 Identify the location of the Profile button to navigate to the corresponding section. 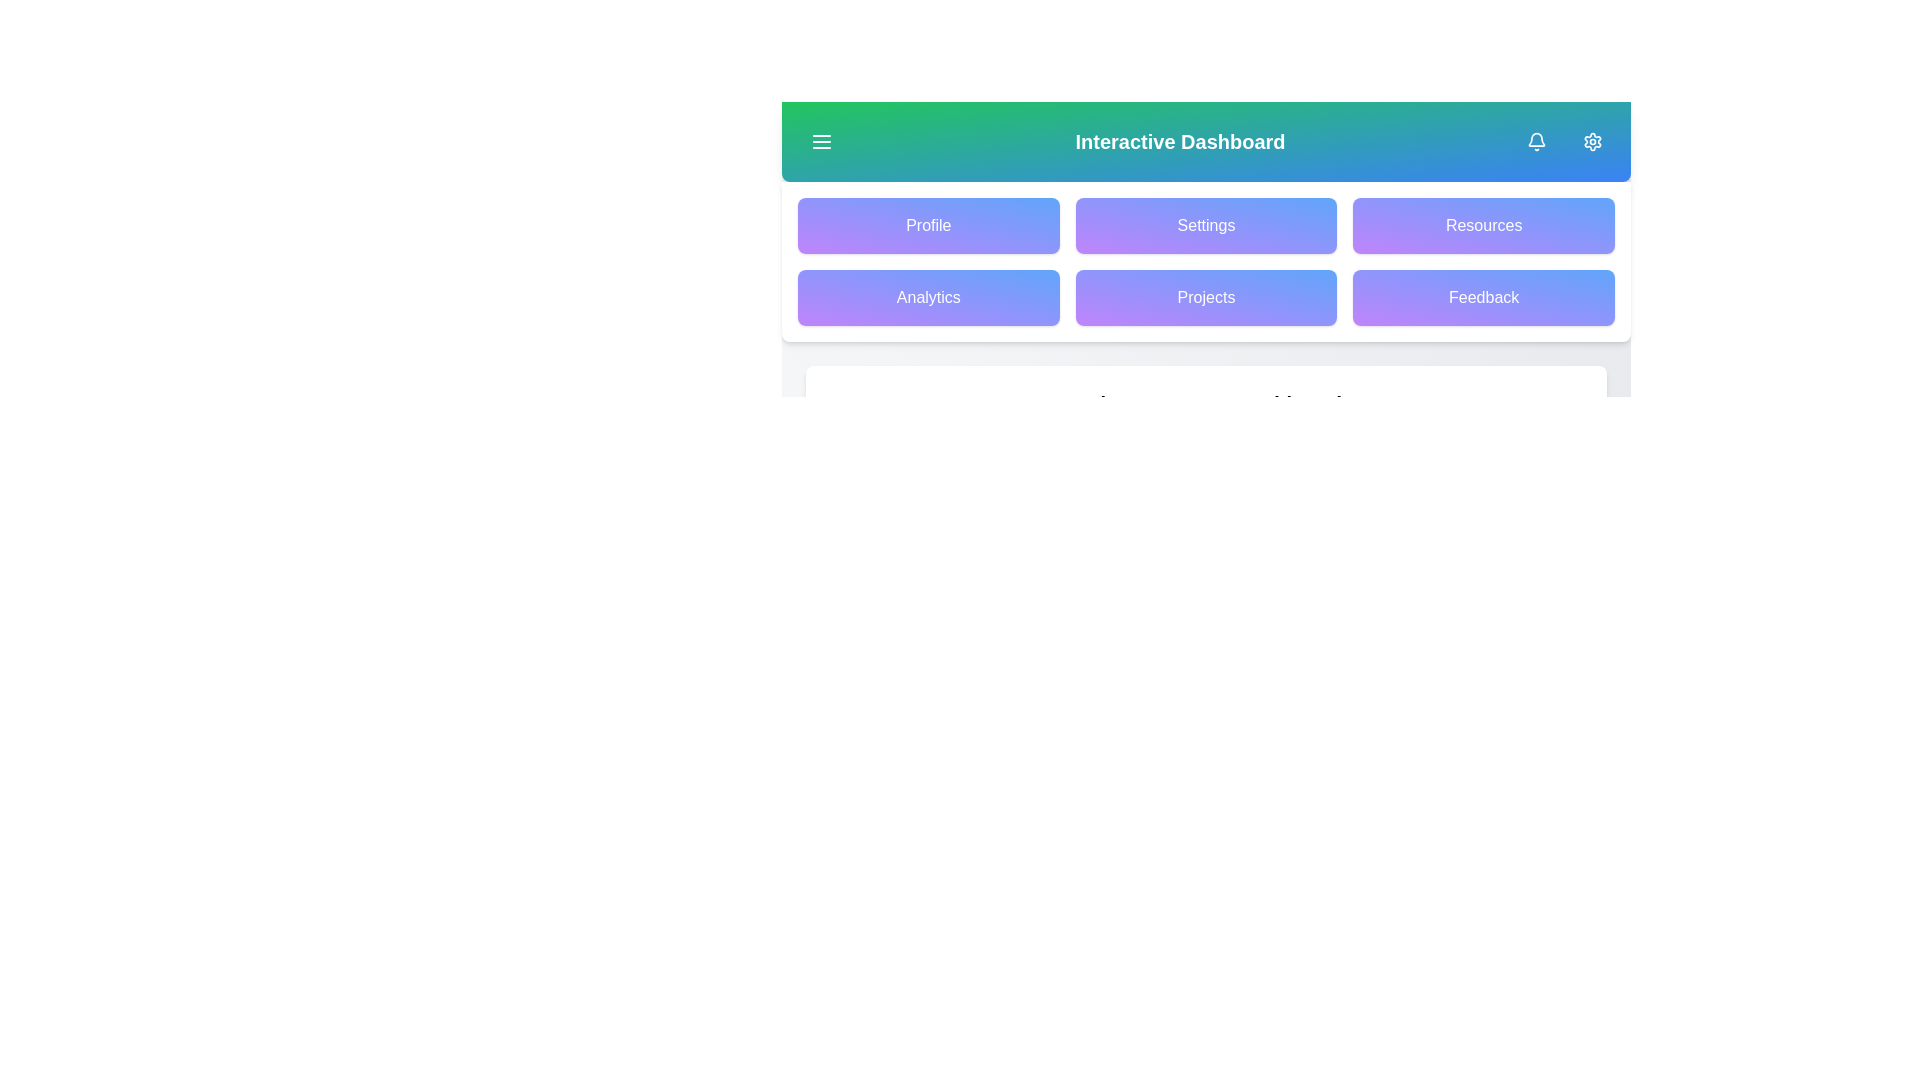
(926, 225).